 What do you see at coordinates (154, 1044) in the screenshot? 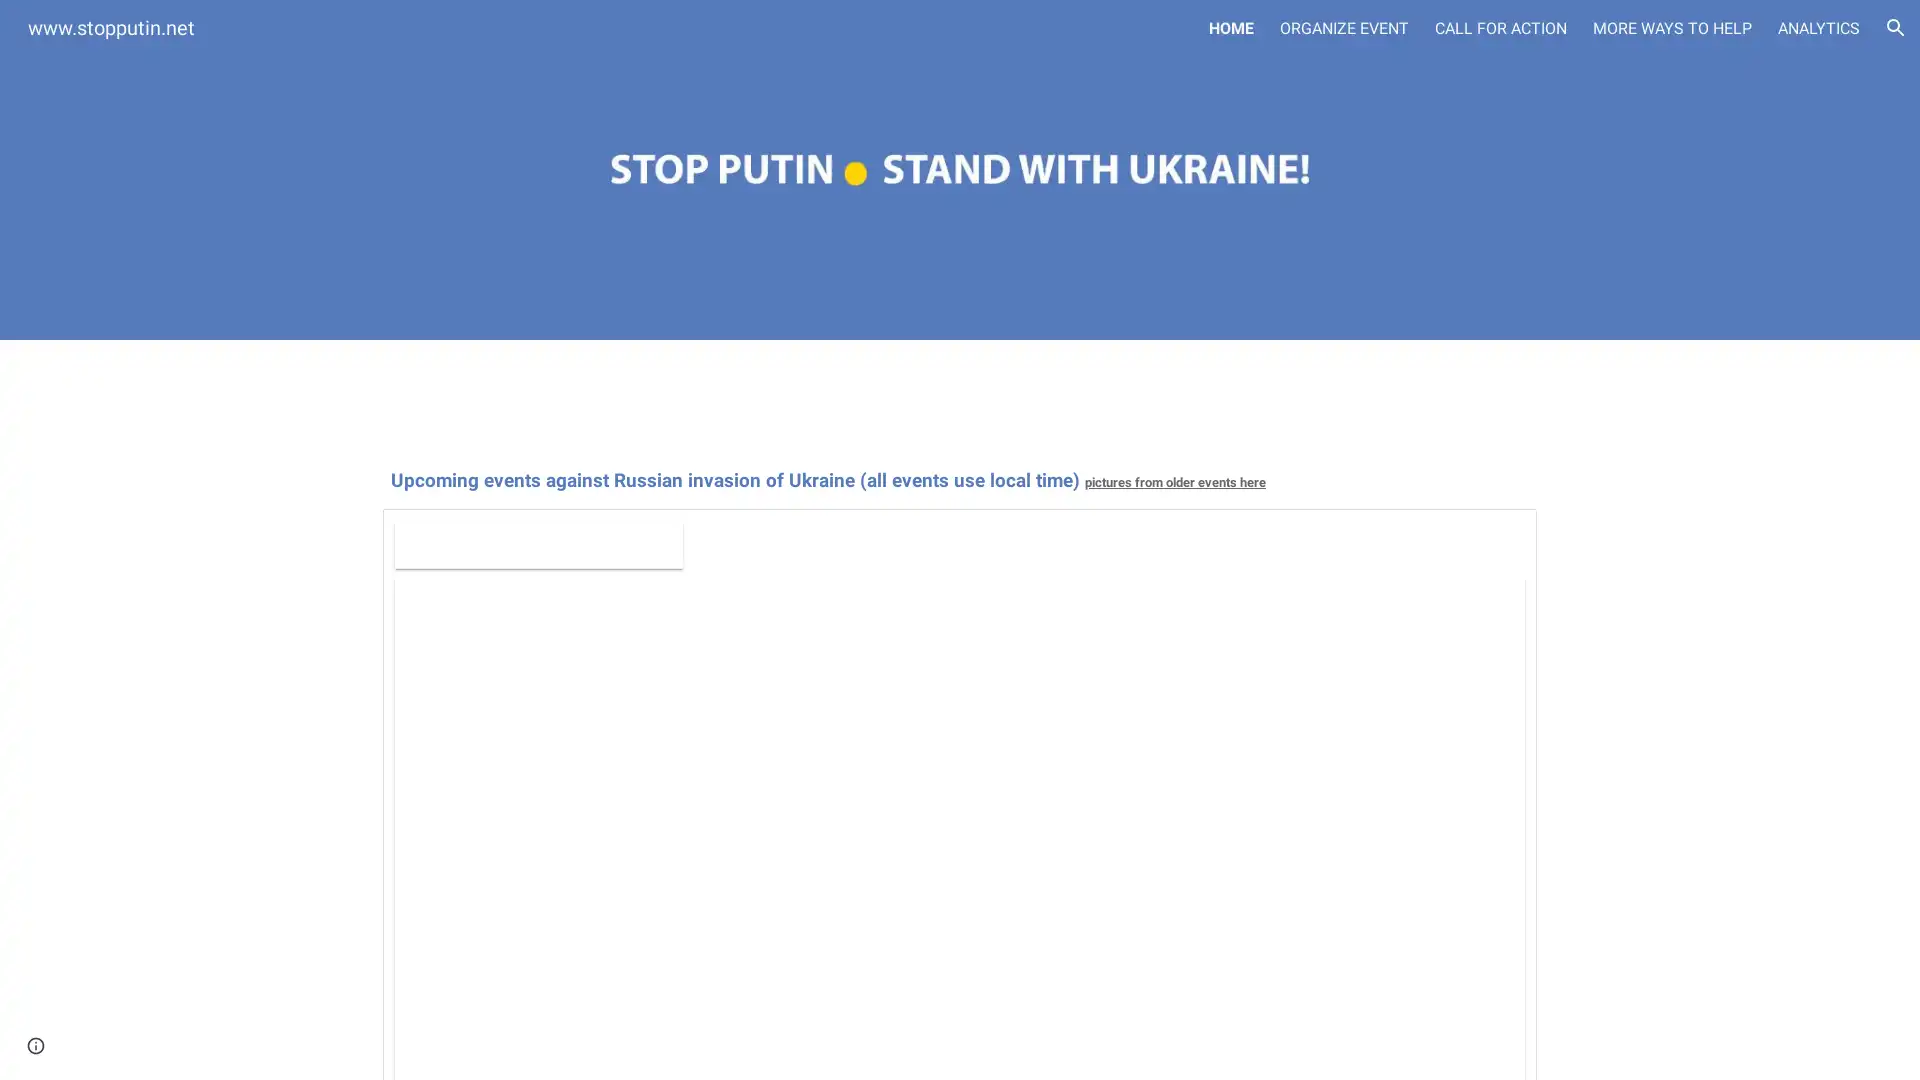
I see `Google Sites` at bounding box center [154, 1044].